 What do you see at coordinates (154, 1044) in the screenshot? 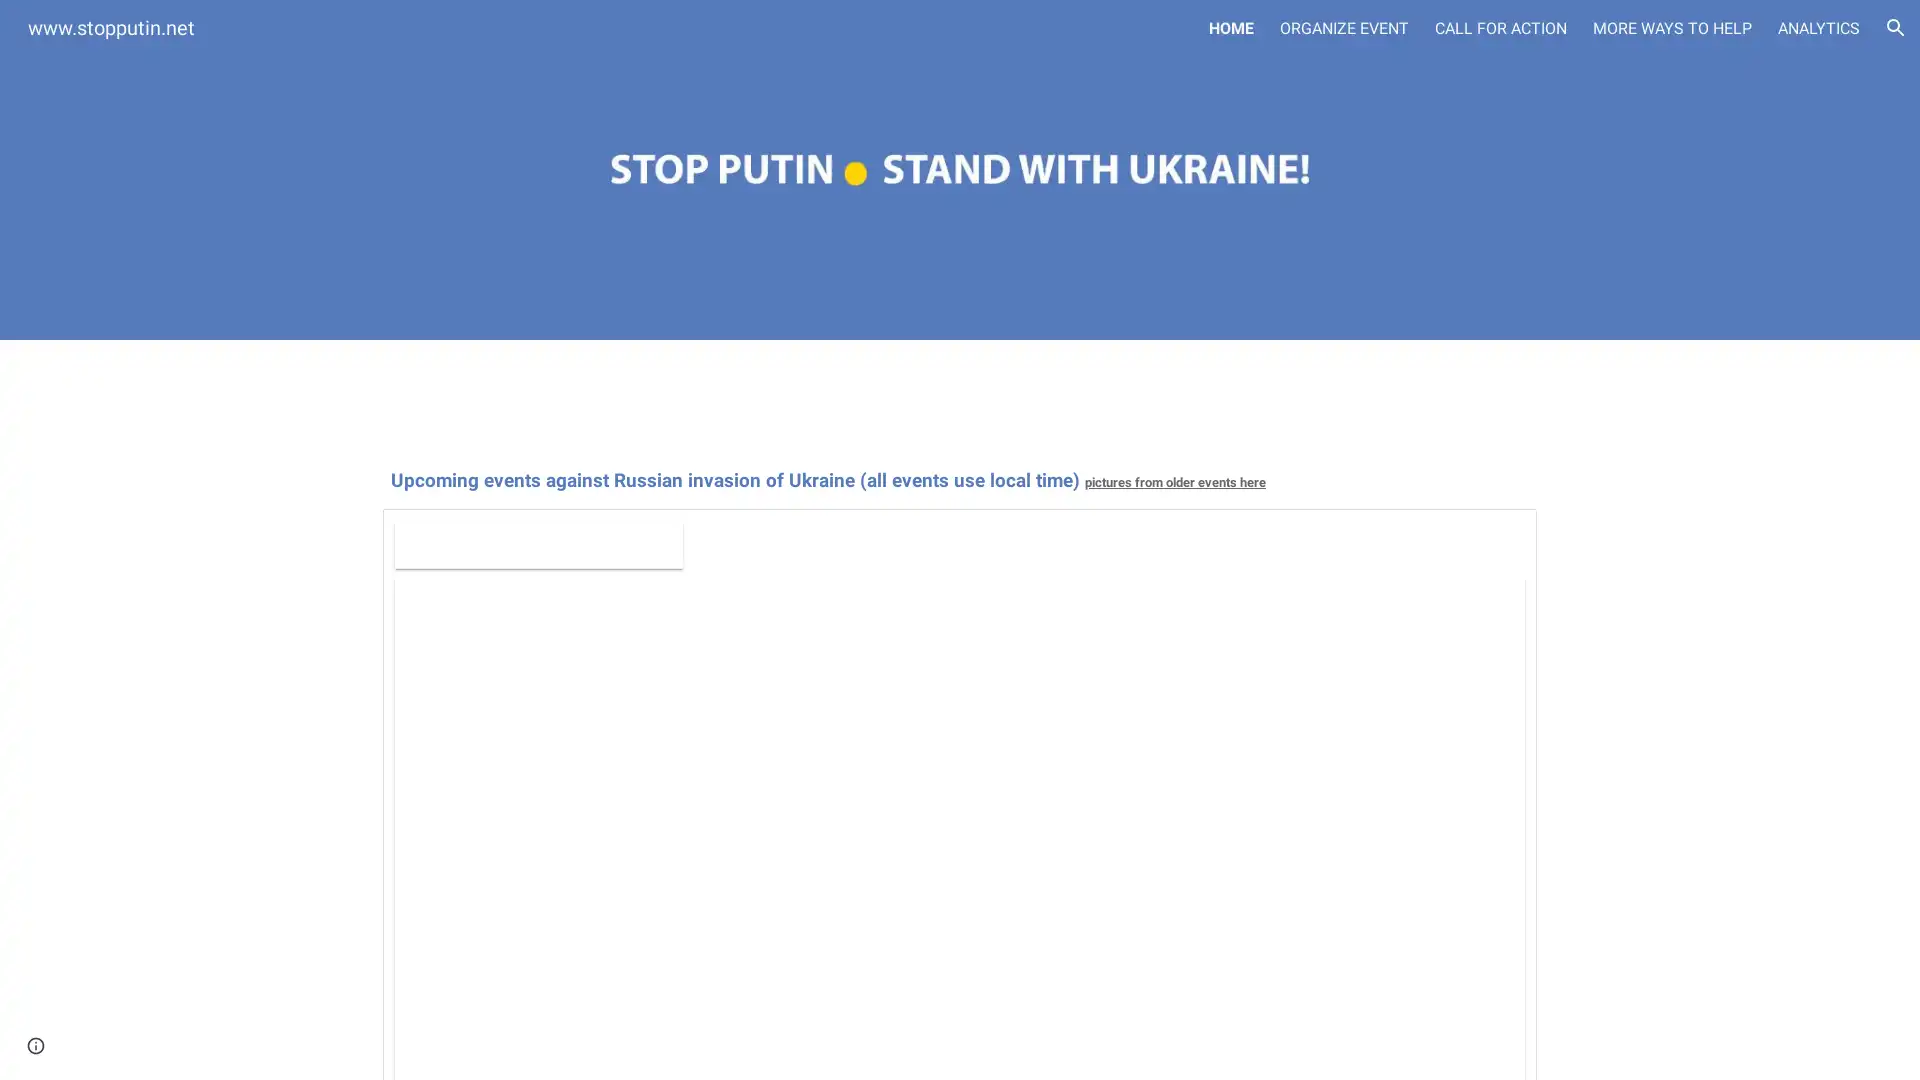
I see `Google Sites` at bounding box center [154, 1044].